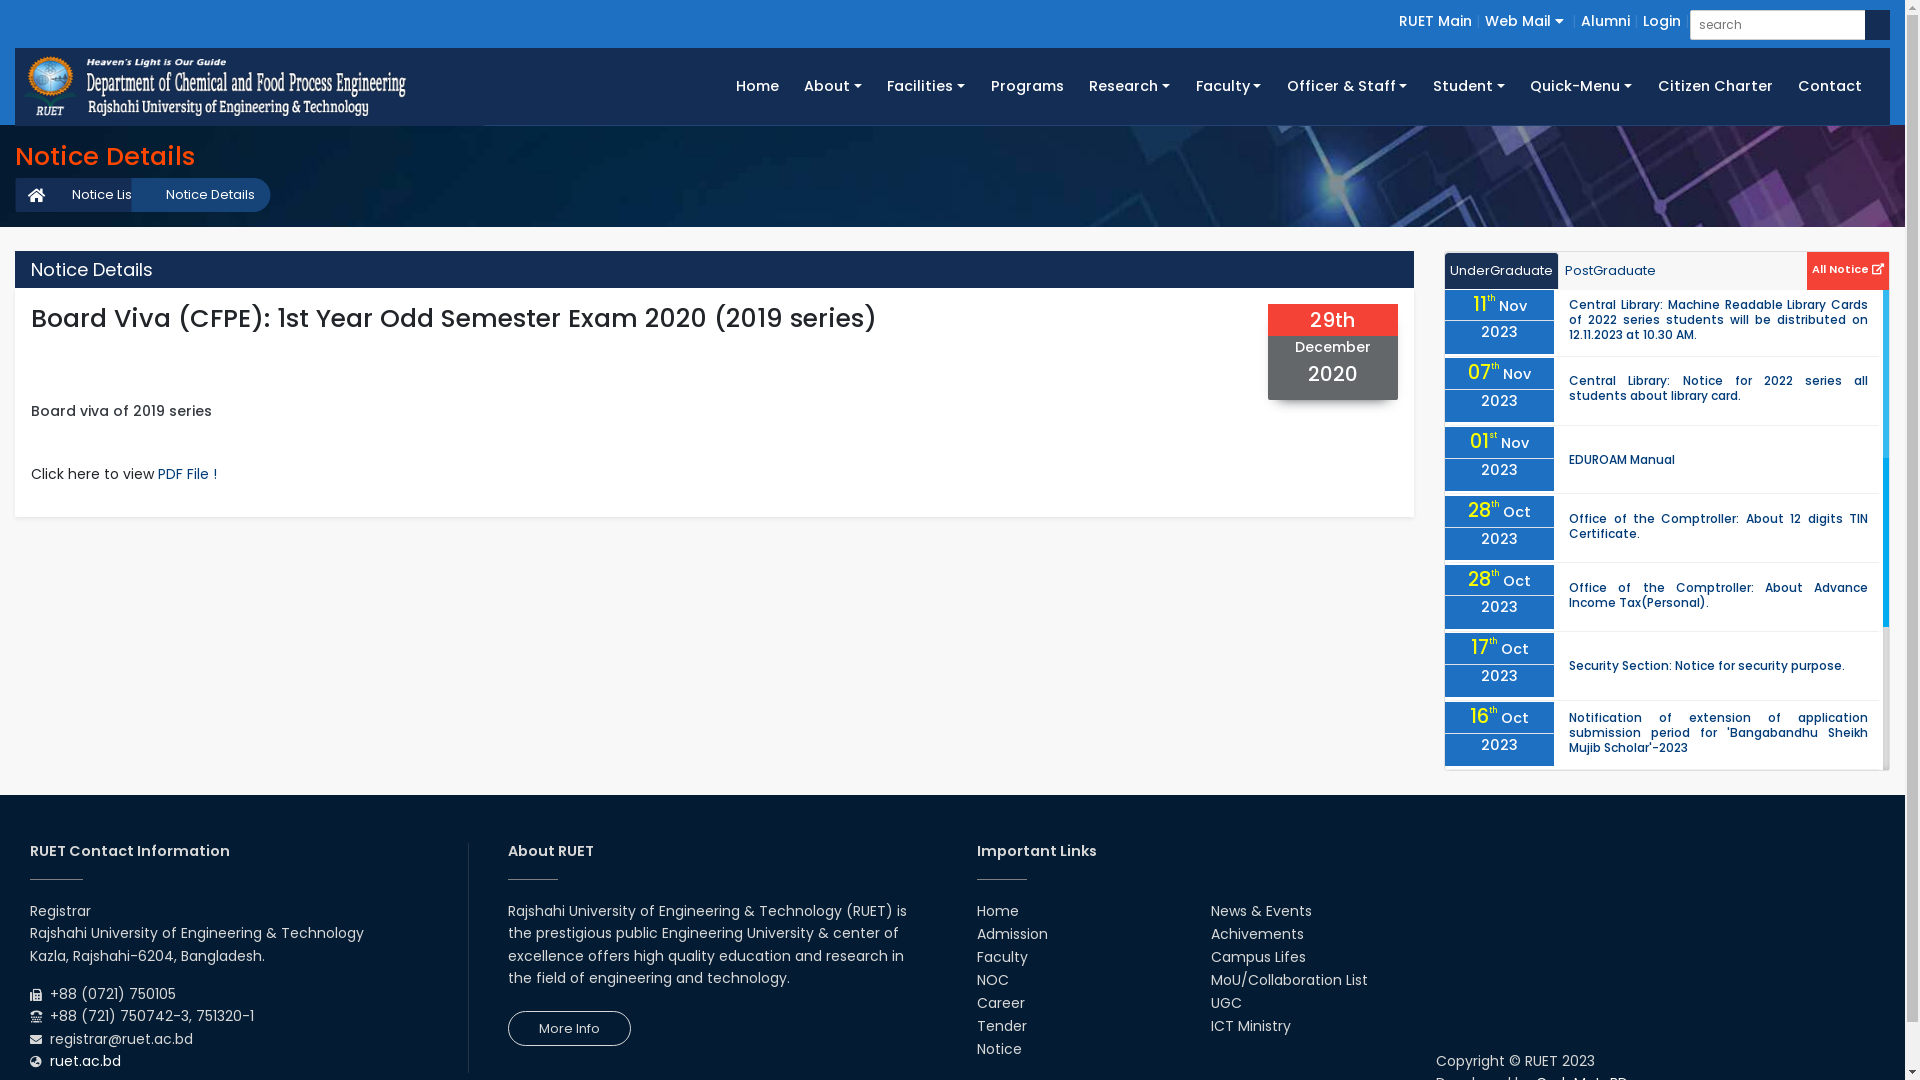  What do you see at coordinates (568, 1028) in the screenshot?
I see `'More Info'` at bounding box center [568, 1028].